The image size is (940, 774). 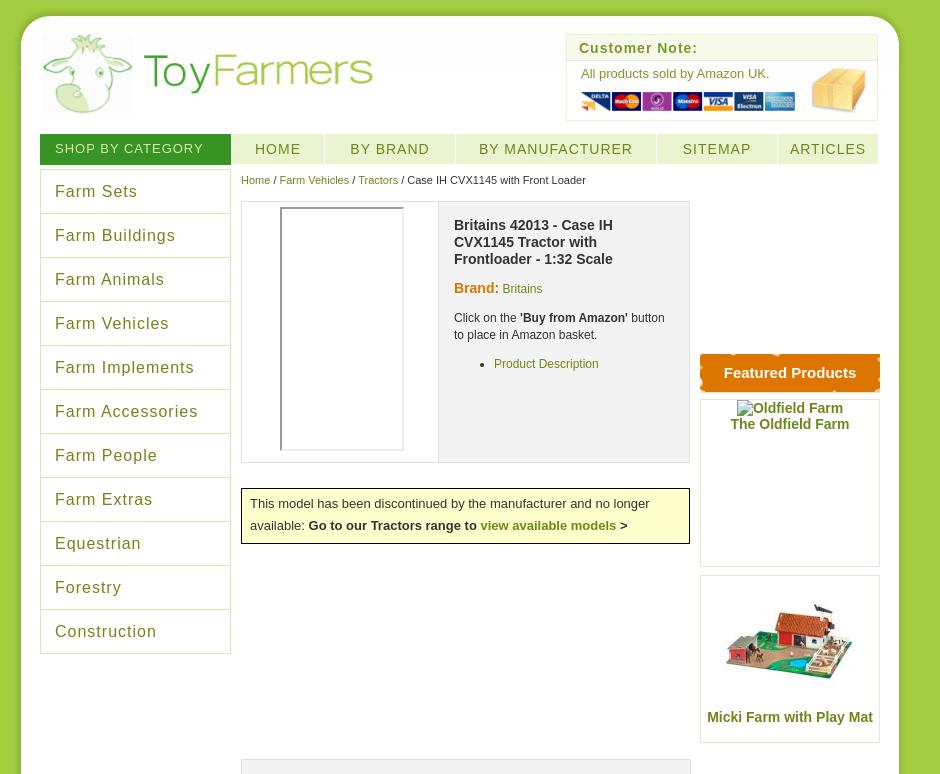 What do you see at coordinates (105, 631) in the screenshot?
I see `'Construction'` at bounding box center [105, 631].